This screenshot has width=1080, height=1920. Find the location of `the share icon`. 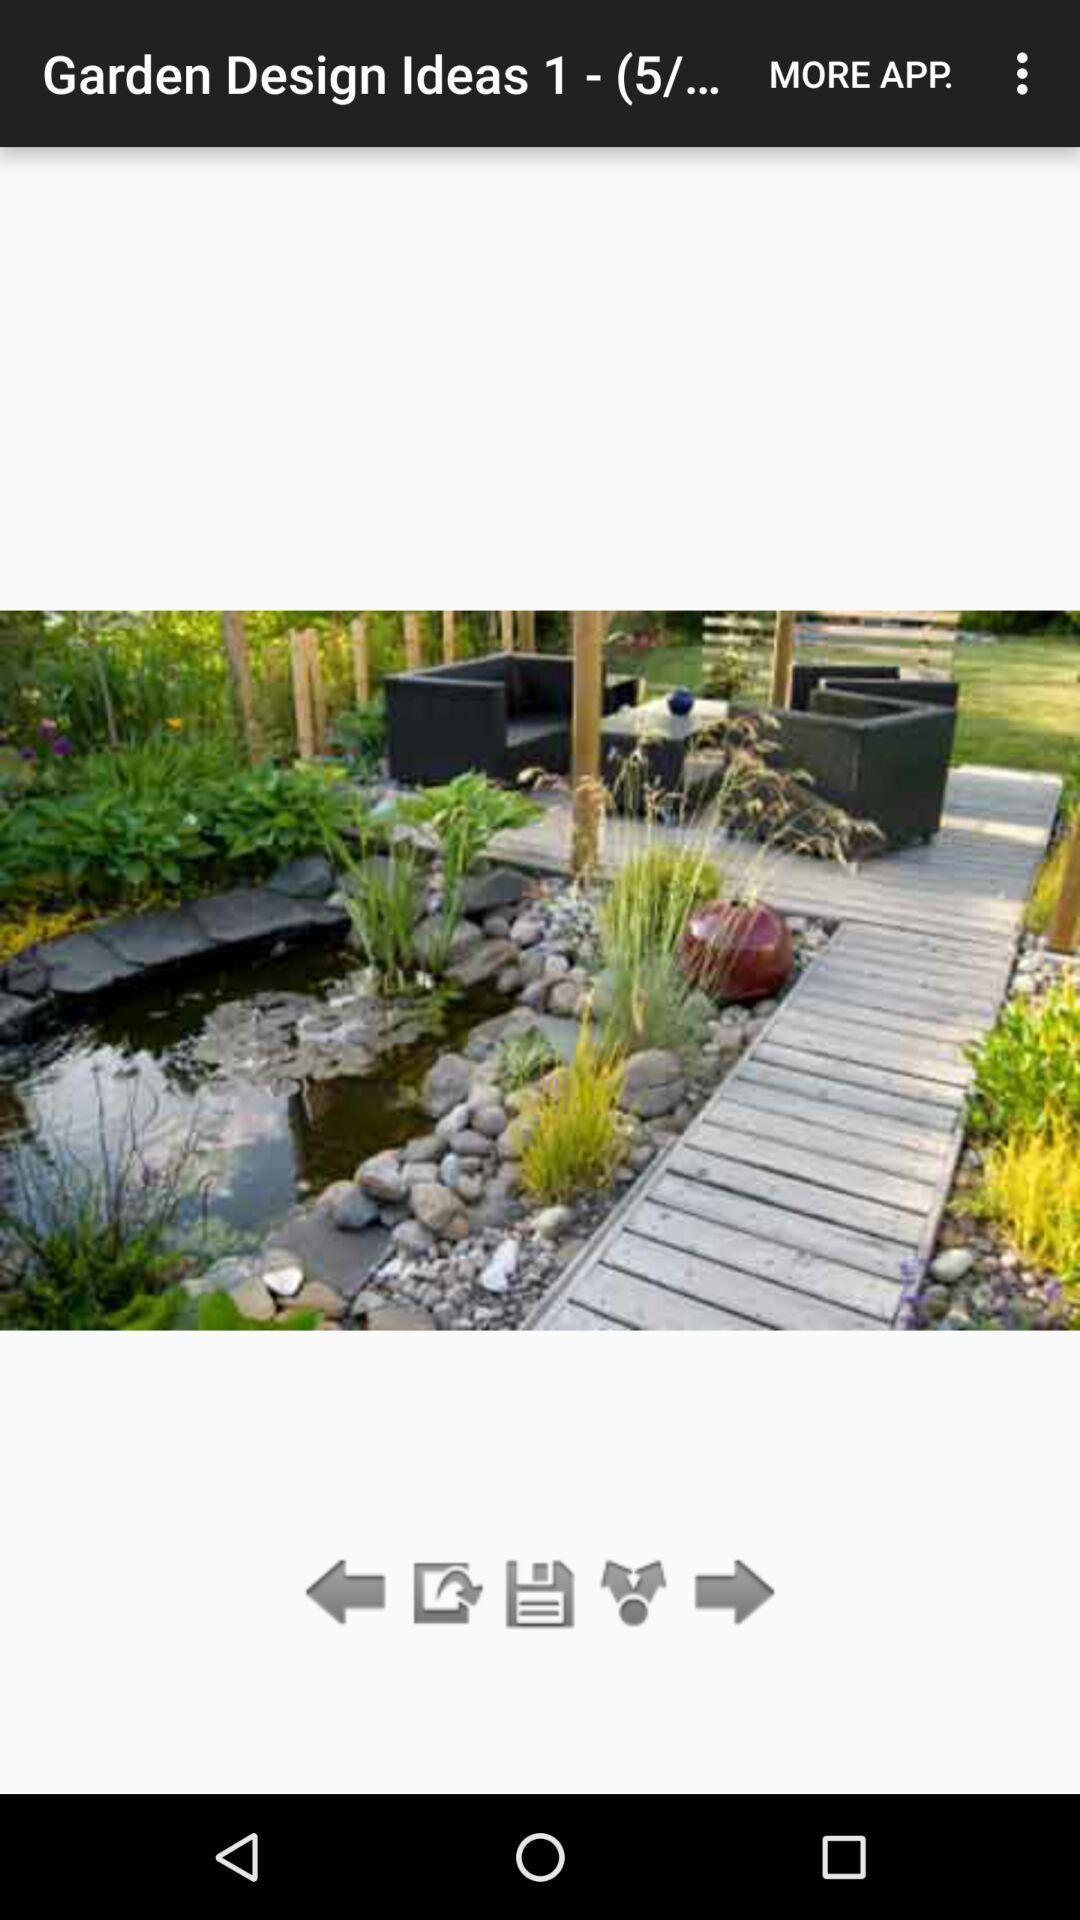

the share icon is located at coordinates (634, 1593).